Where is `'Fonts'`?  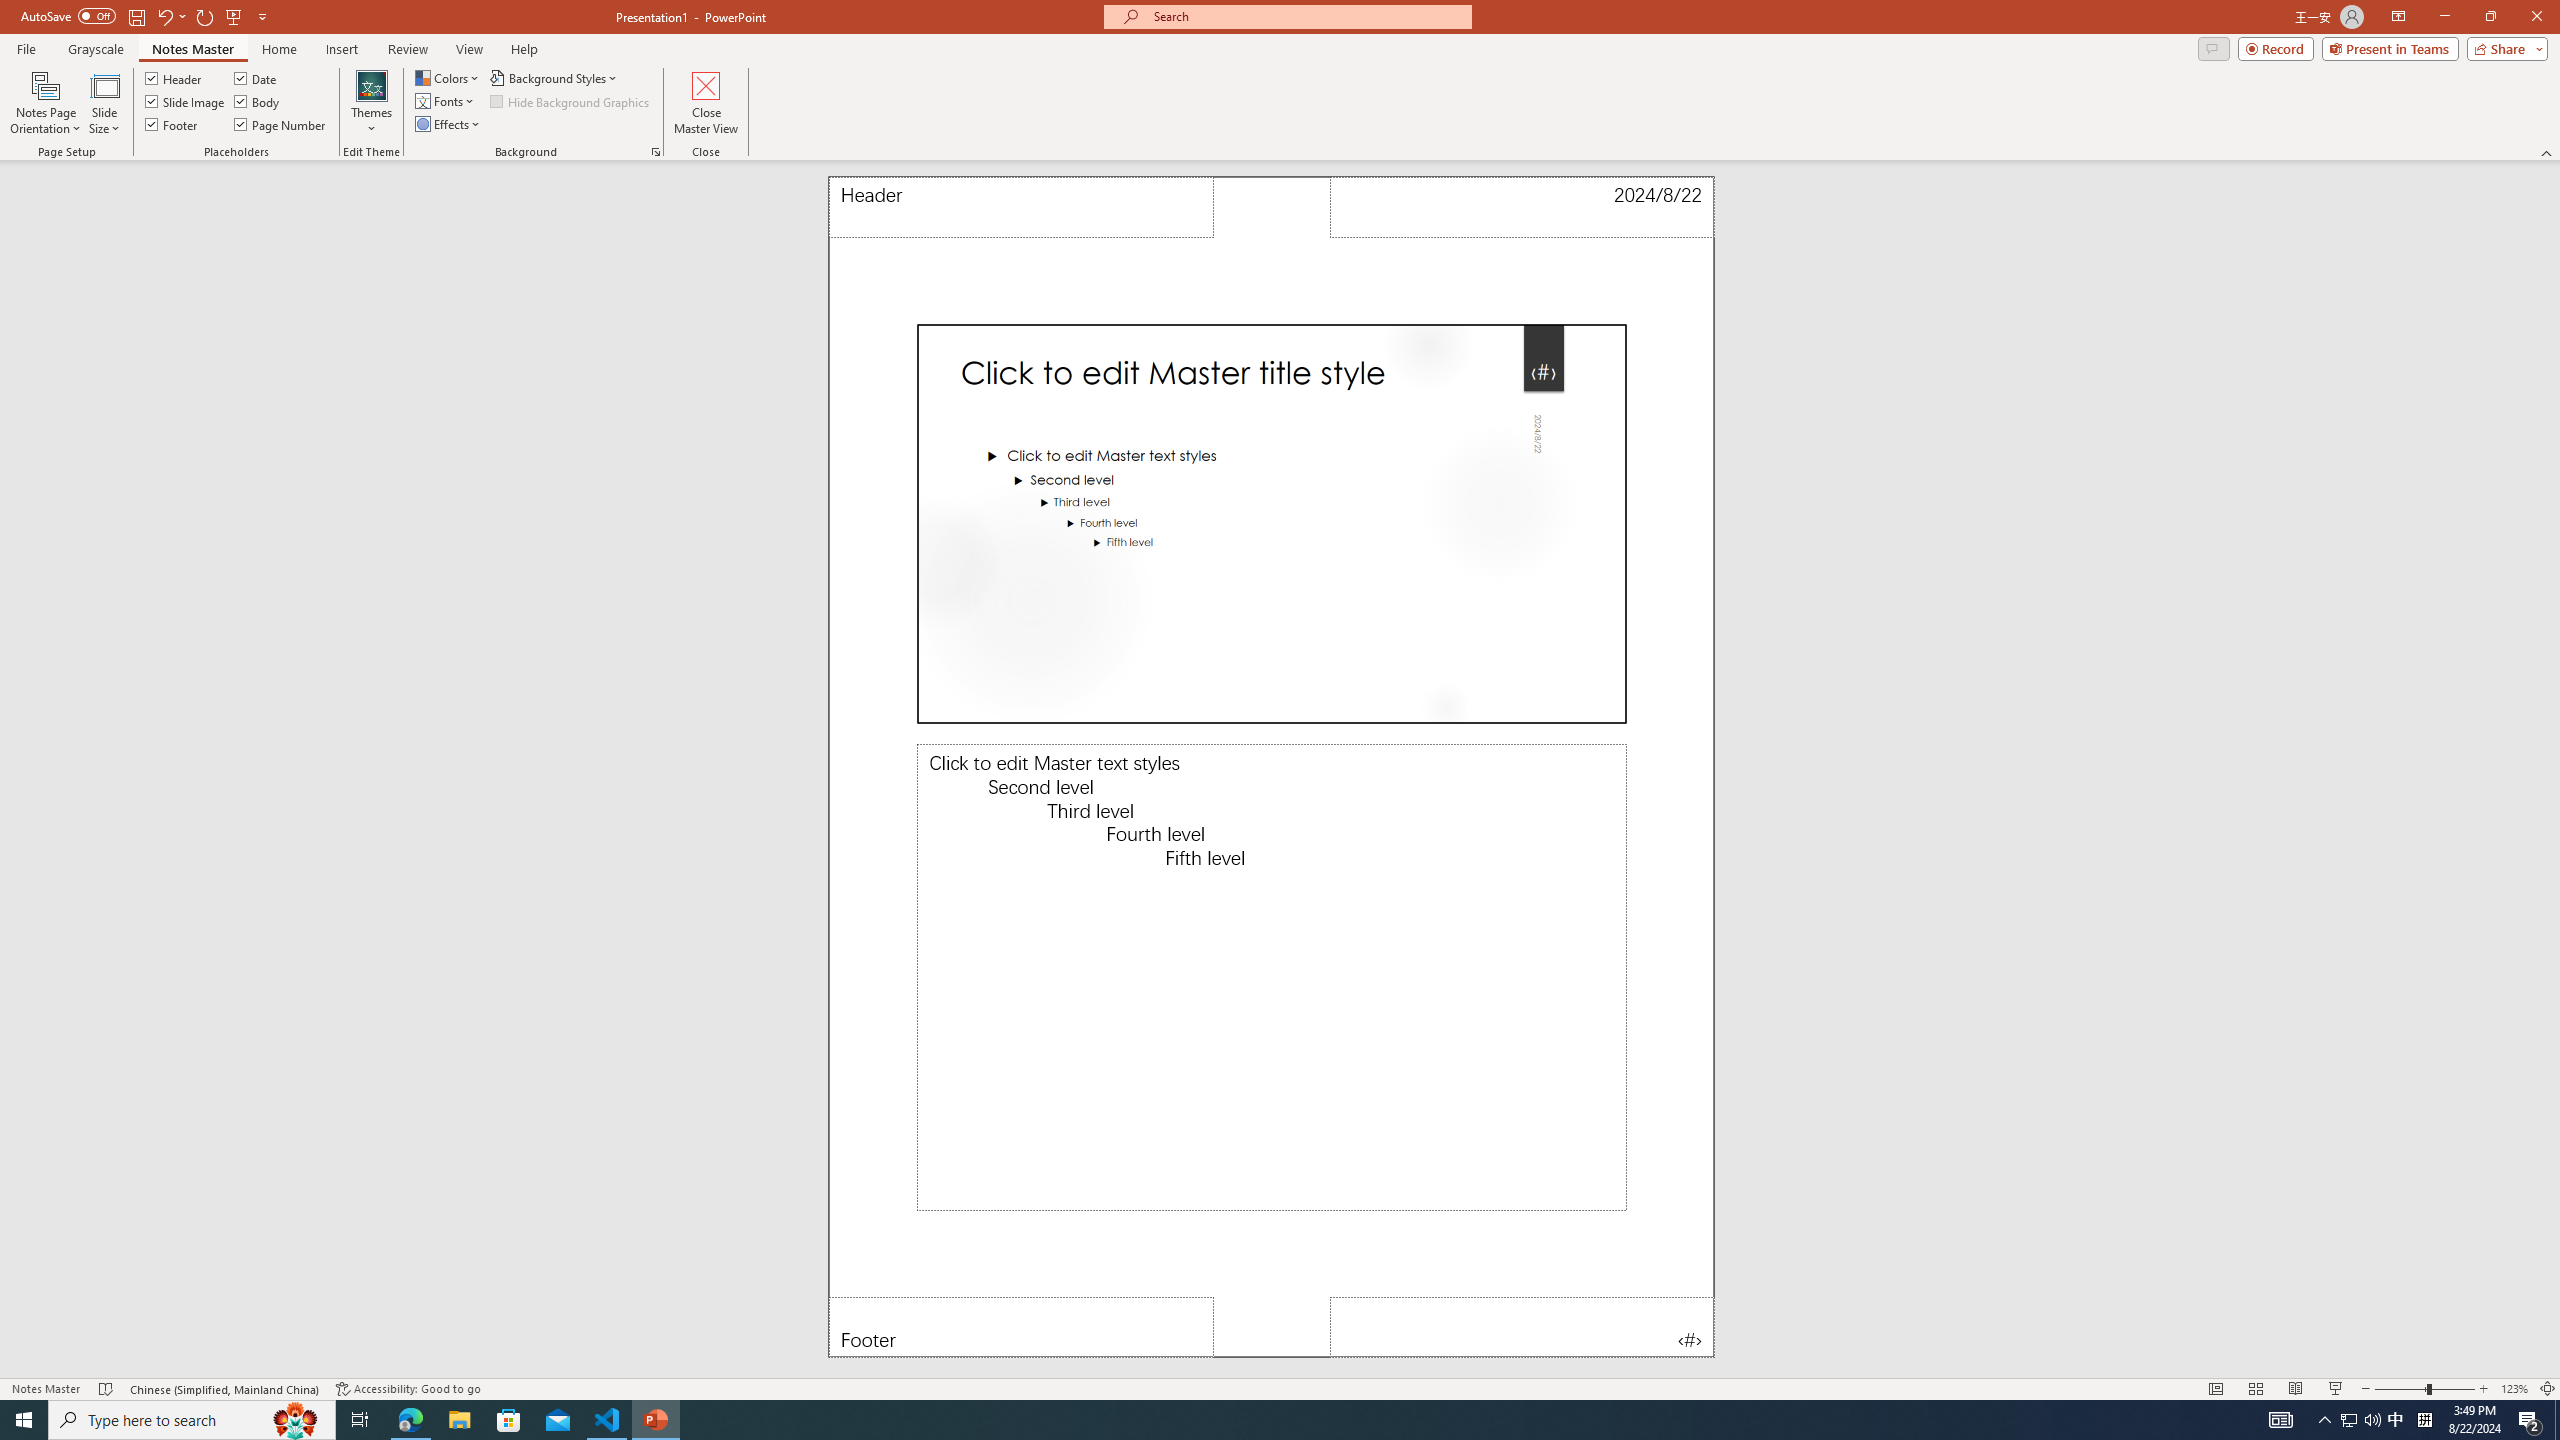 'Fonts' is located at coordinates (445, 99).